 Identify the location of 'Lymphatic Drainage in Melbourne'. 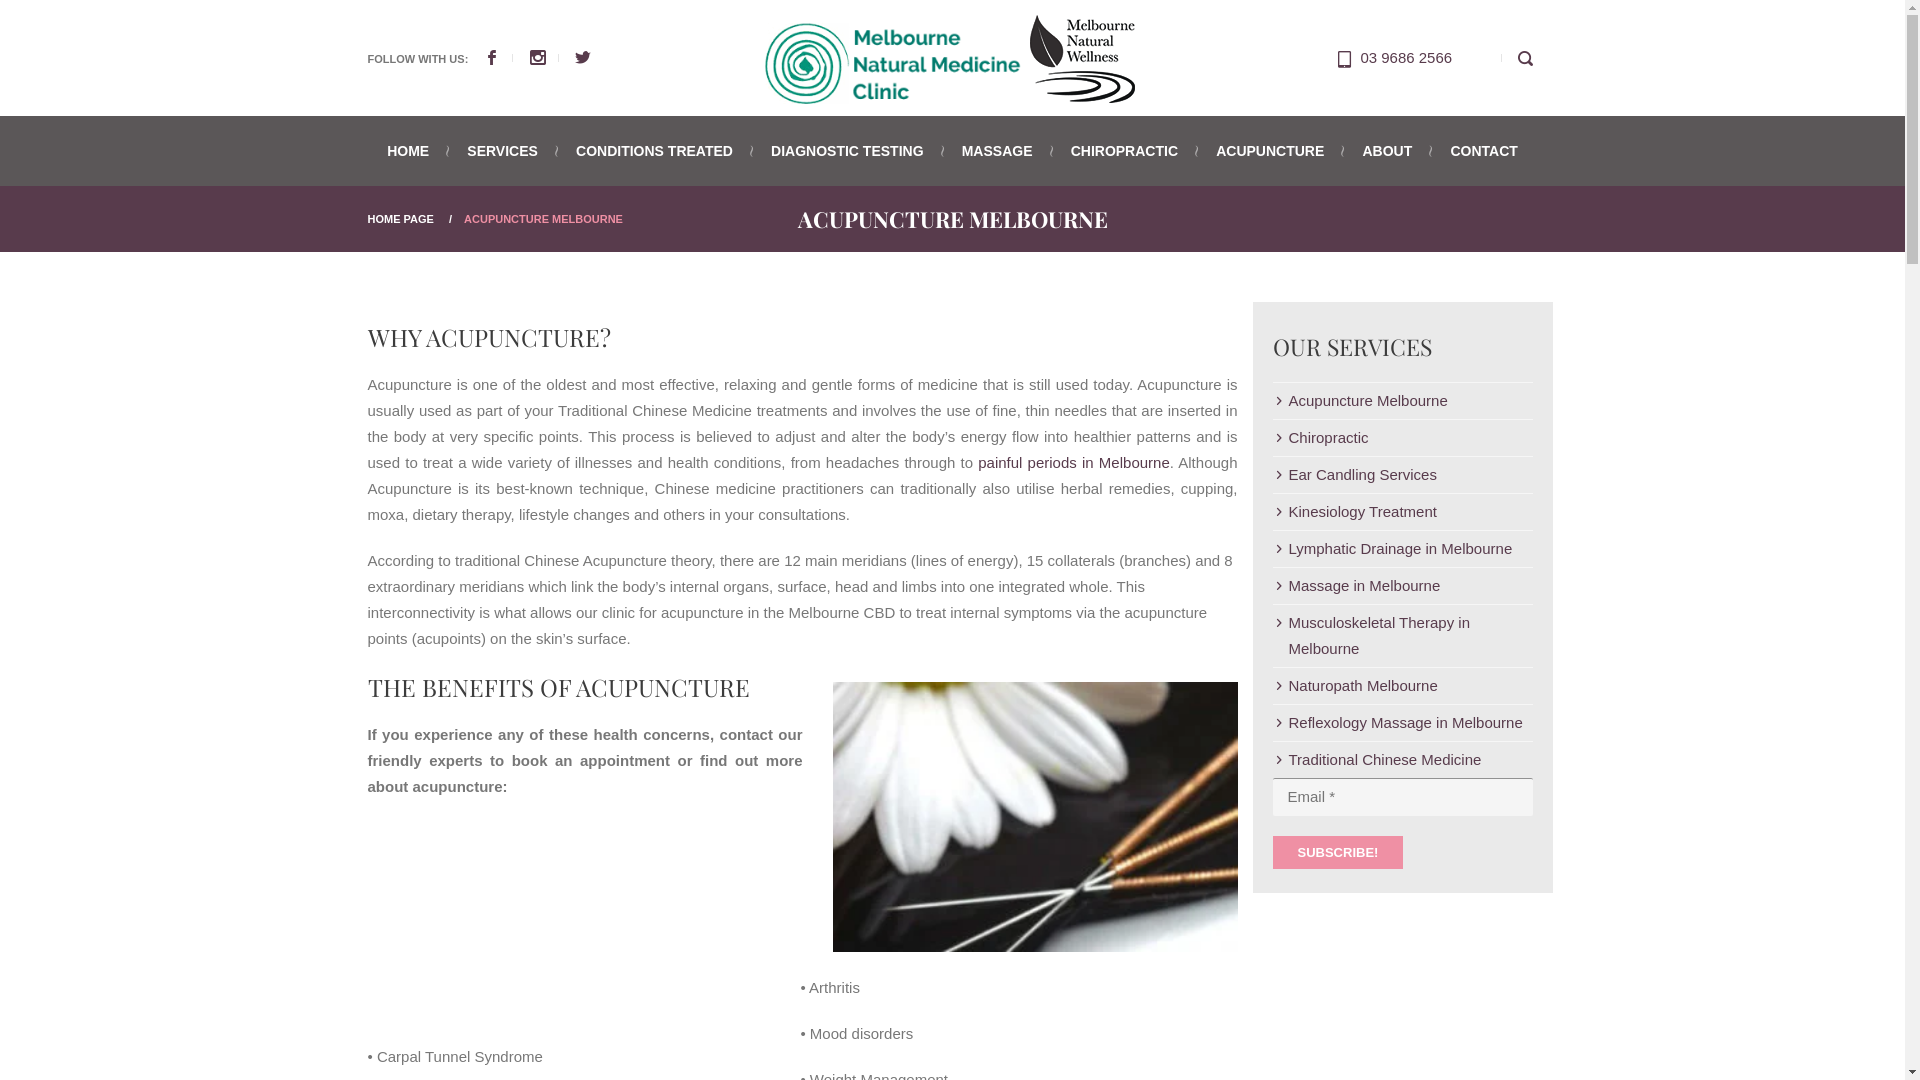
(1391, 548).